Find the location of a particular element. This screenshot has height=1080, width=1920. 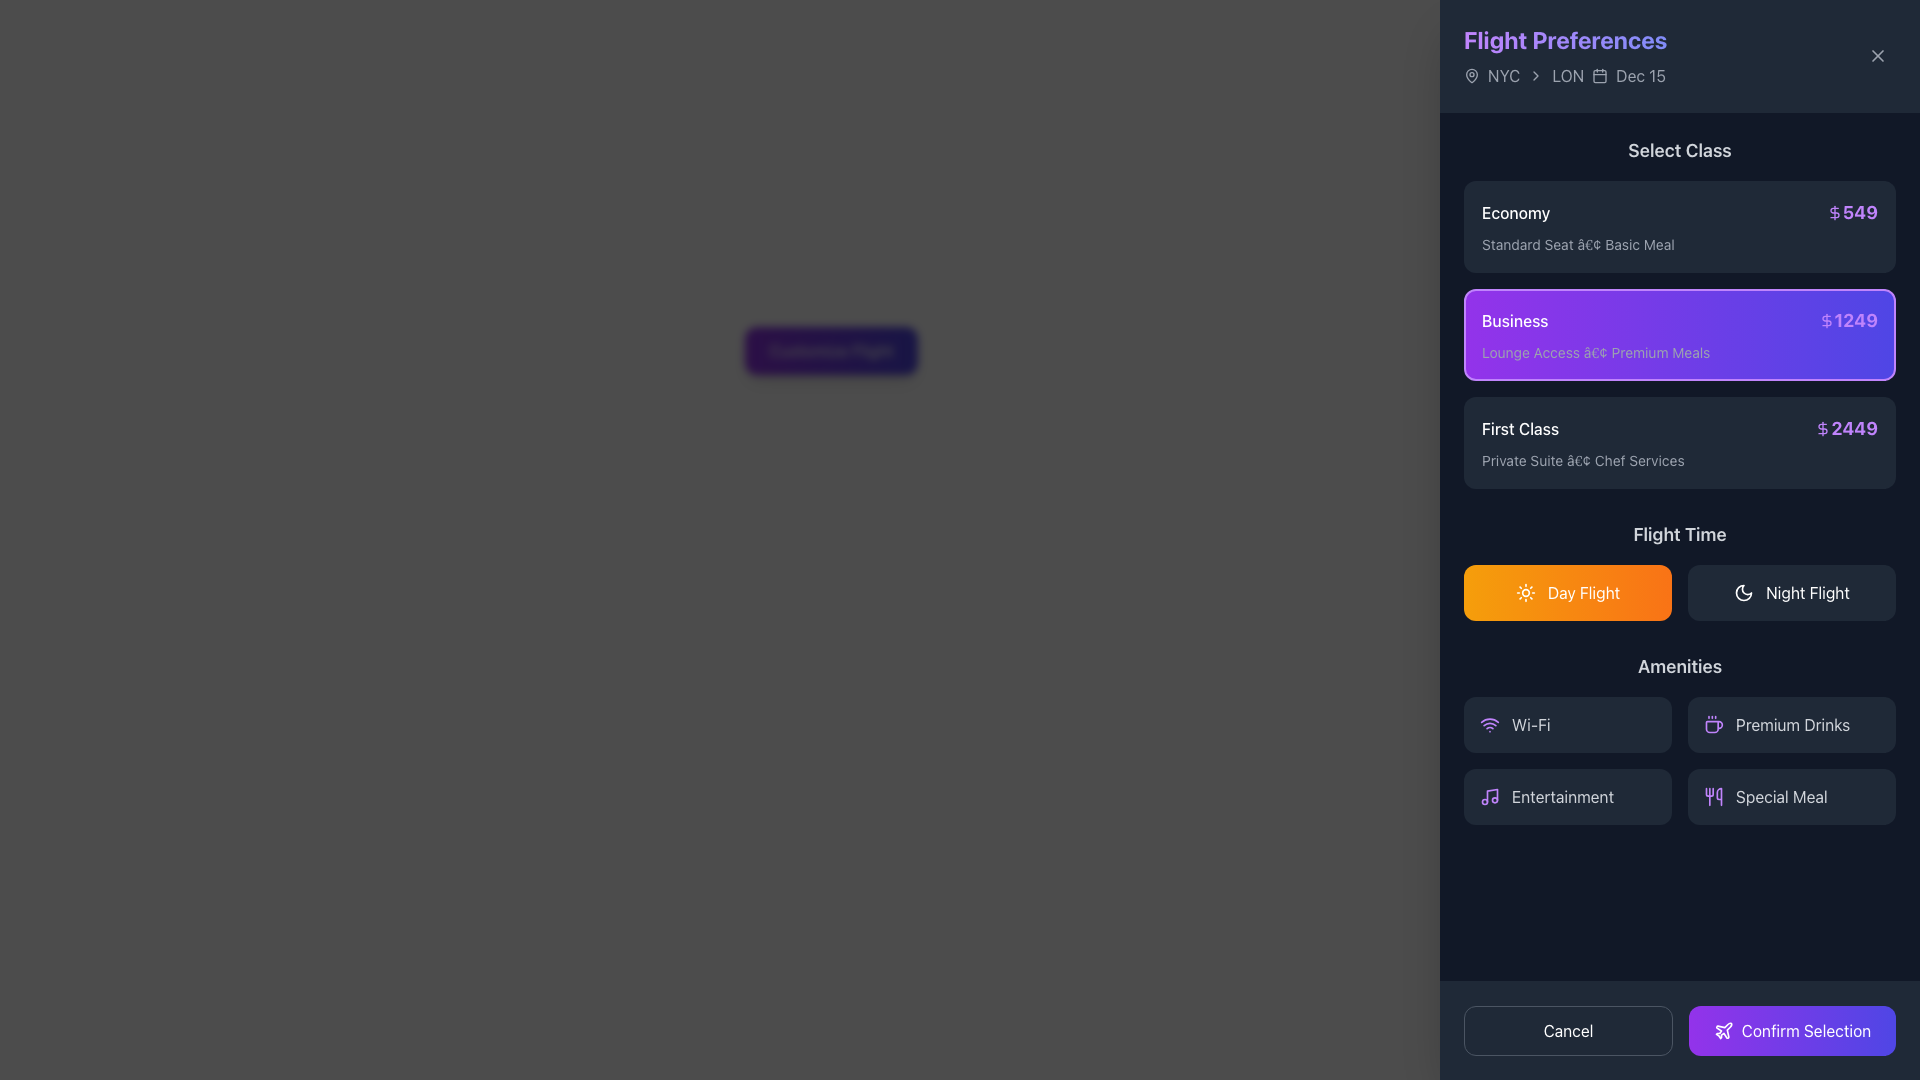

the 'Cancel' button, which is a rectangular button with a dark background and light text, located at the bottom-left of the interface, to the left of the 'Confirm Selection' button is located at coordinates (1567, 1030).